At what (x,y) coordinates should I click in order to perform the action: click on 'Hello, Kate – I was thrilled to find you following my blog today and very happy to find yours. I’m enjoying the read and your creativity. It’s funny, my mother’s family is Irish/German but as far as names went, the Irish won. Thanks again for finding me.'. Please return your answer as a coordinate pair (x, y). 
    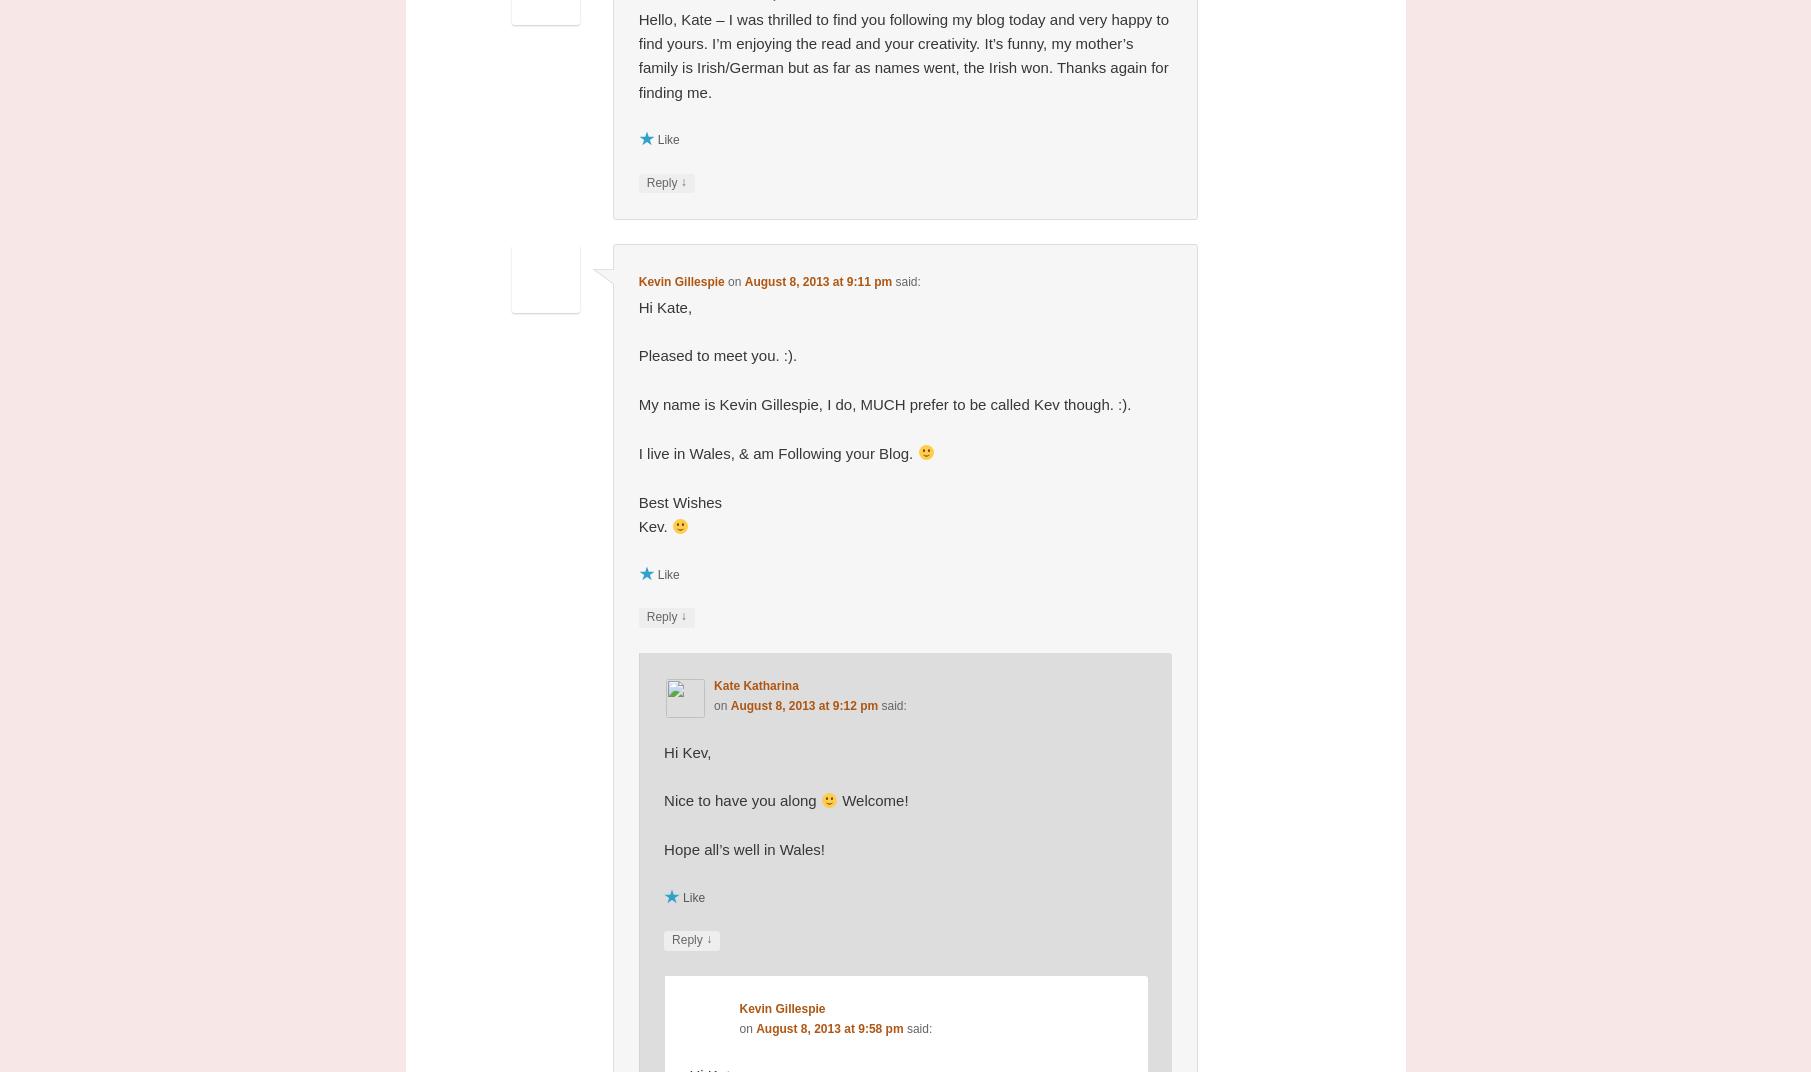
    Looking at the image, I should click on (638, 53).